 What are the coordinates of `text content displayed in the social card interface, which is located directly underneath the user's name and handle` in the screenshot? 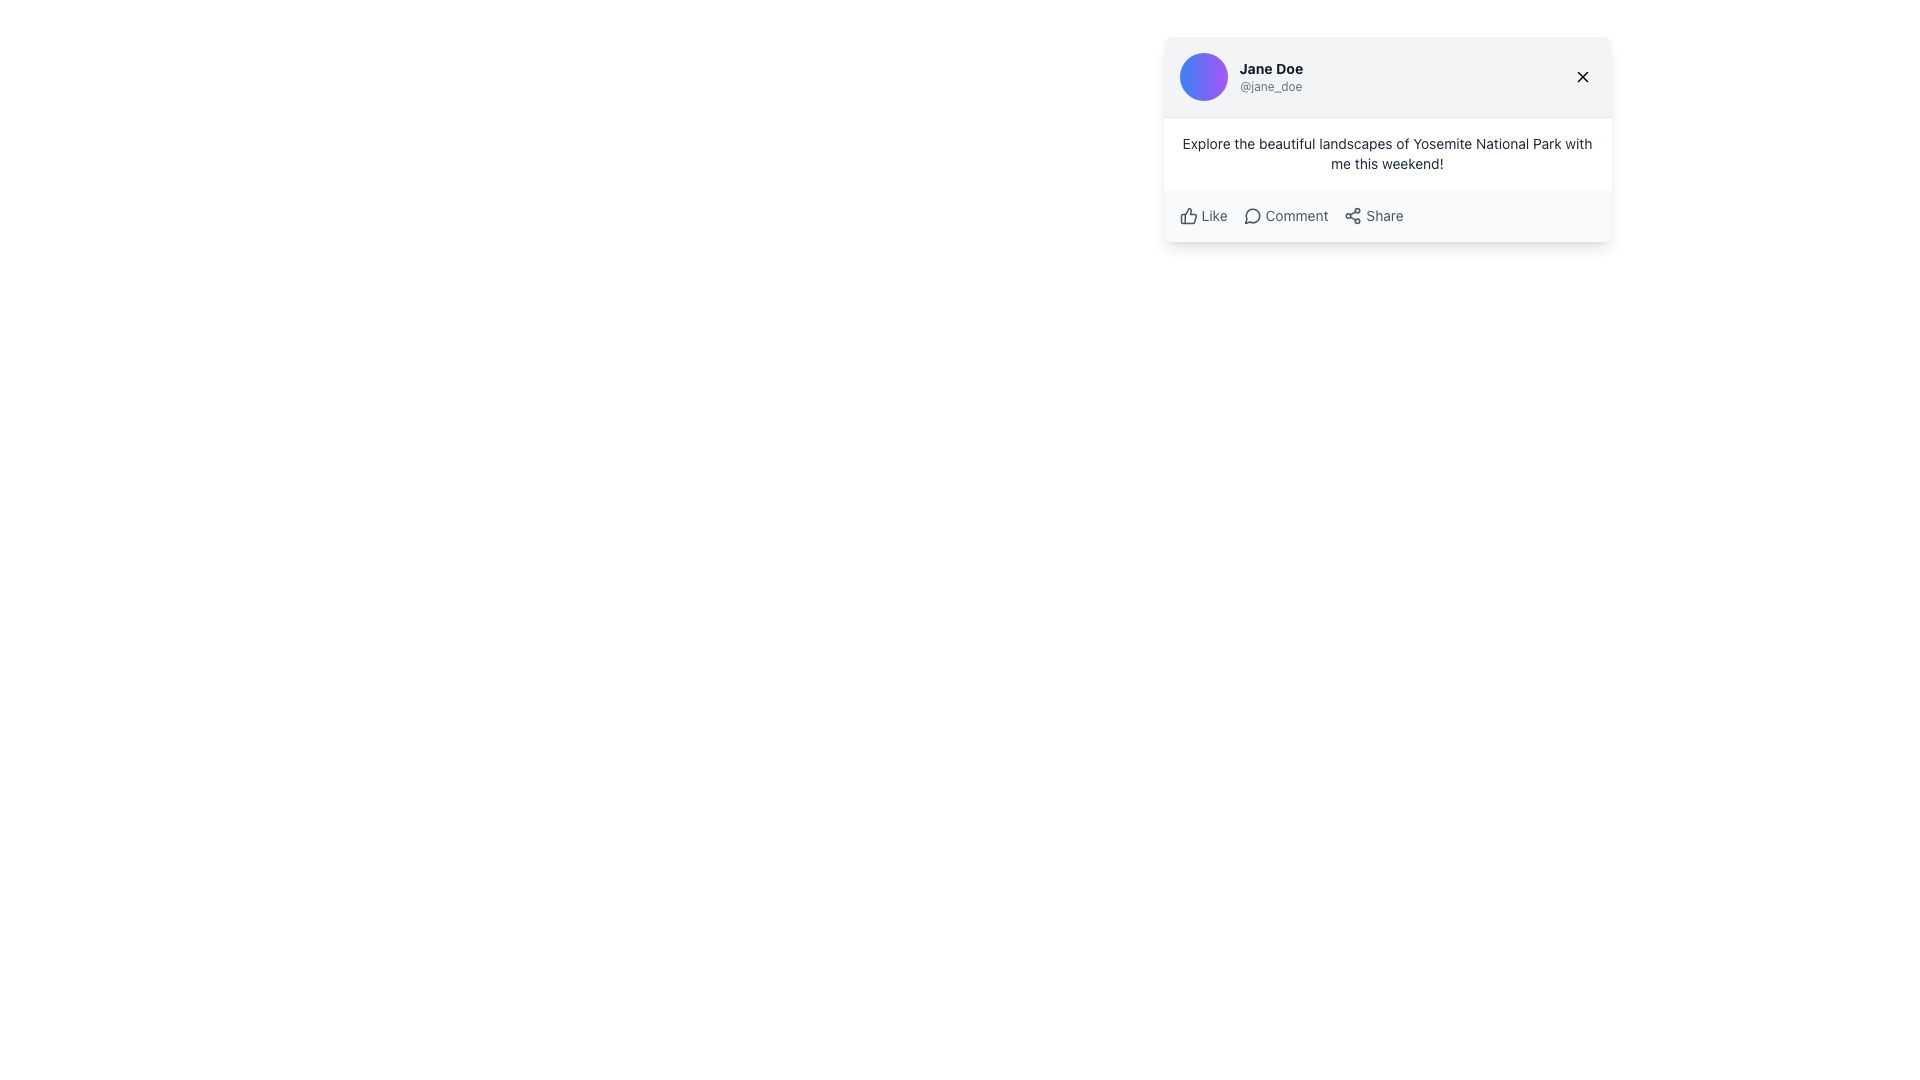 It's located at (1386, 153).